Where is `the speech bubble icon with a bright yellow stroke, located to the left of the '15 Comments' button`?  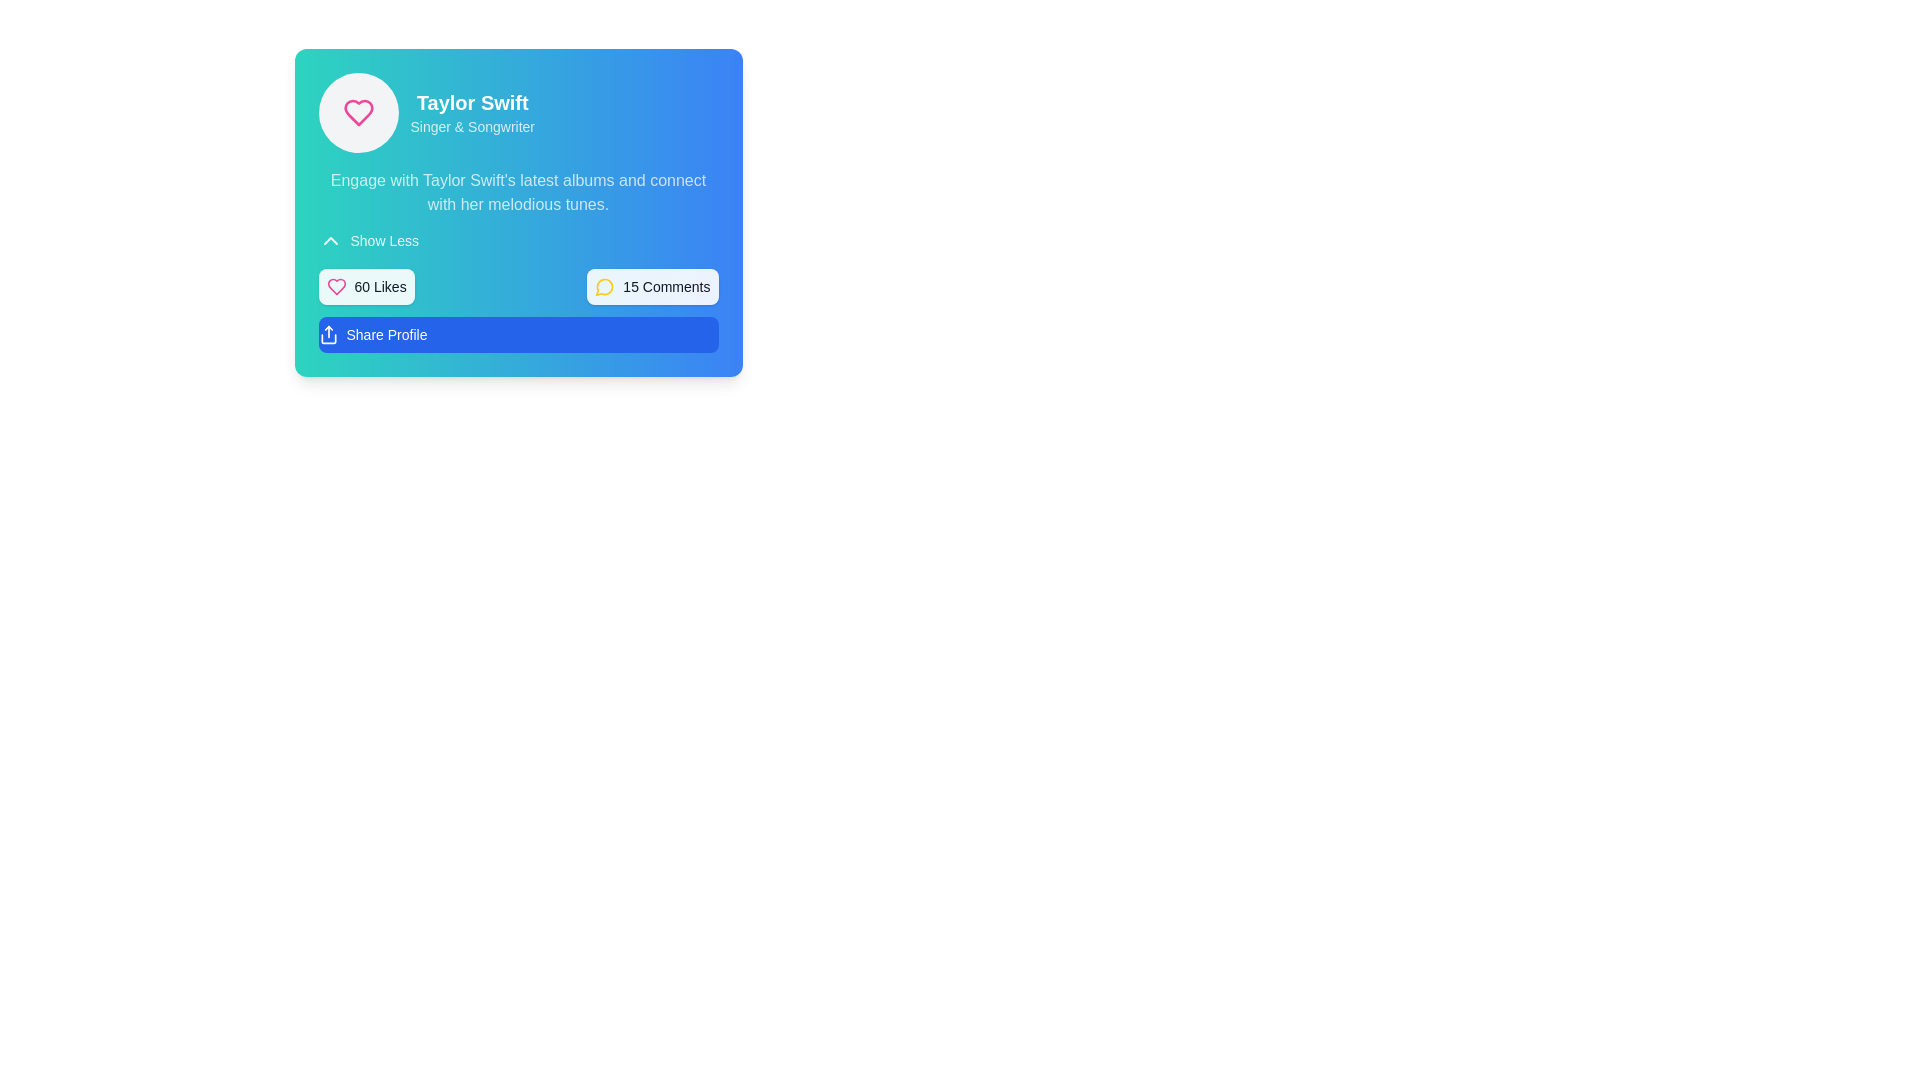 the speech bubble icon with a bright yellow stroke, located to the left of the '15 Comments' button is located at coordinates (604, 286).